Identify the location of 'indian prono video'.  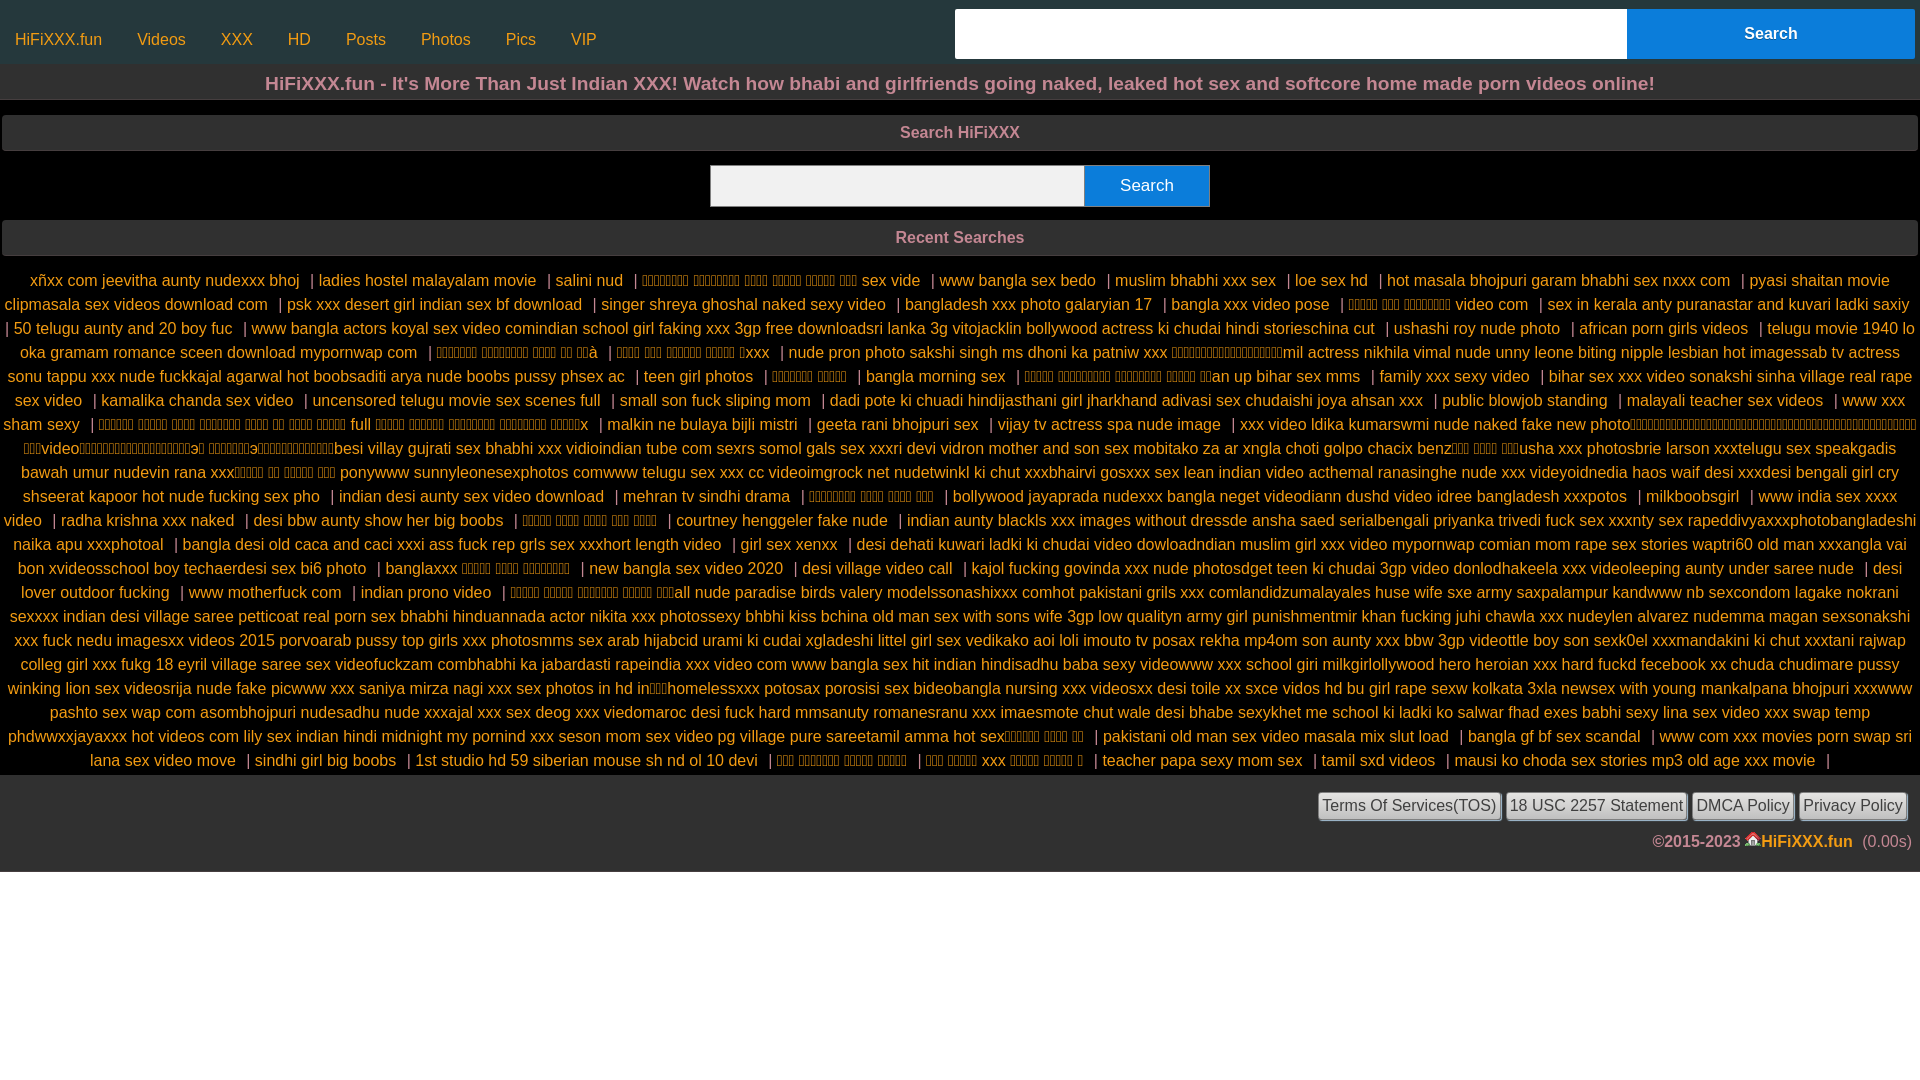
(425, 591).